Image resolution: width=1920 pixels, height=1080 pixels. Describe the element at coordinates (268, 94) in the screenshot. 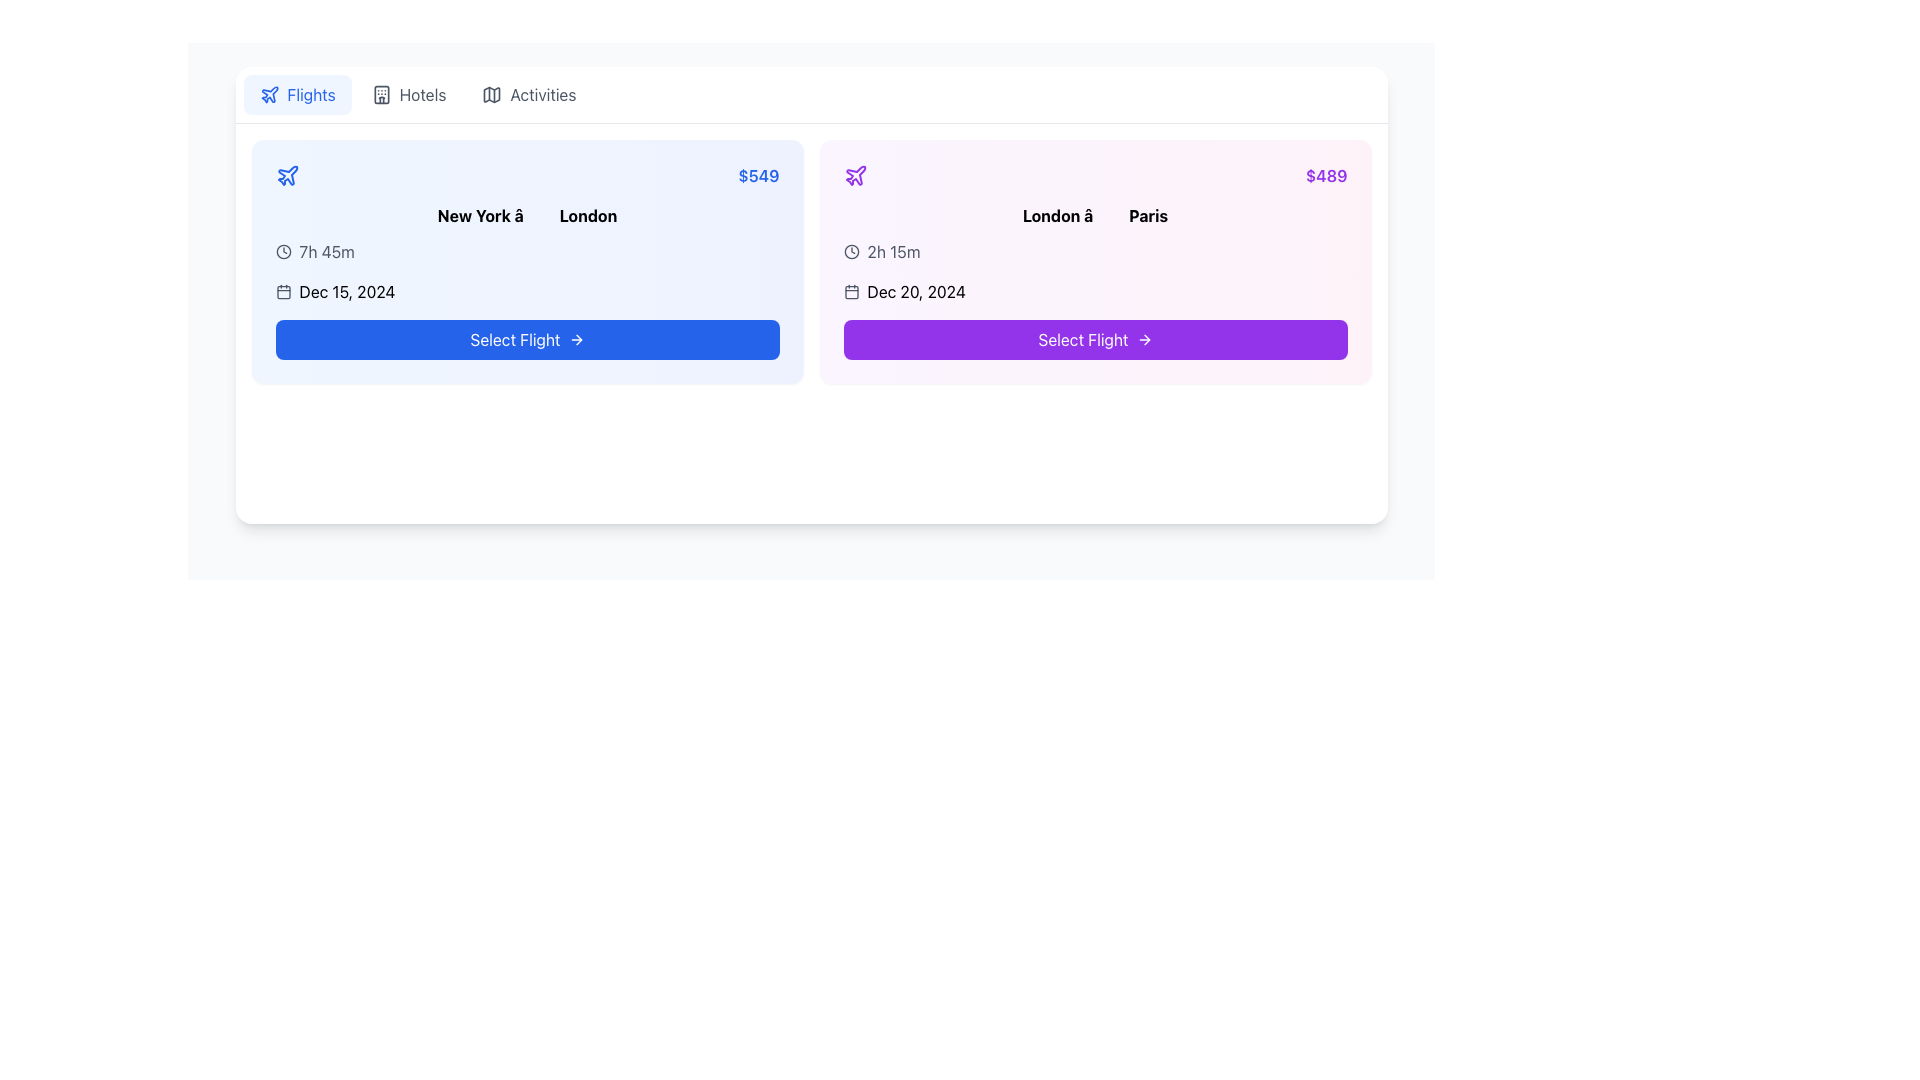

I see `the flight option icon located in the top-left corner of the blue background card, which emphasizes air travel` at that location.